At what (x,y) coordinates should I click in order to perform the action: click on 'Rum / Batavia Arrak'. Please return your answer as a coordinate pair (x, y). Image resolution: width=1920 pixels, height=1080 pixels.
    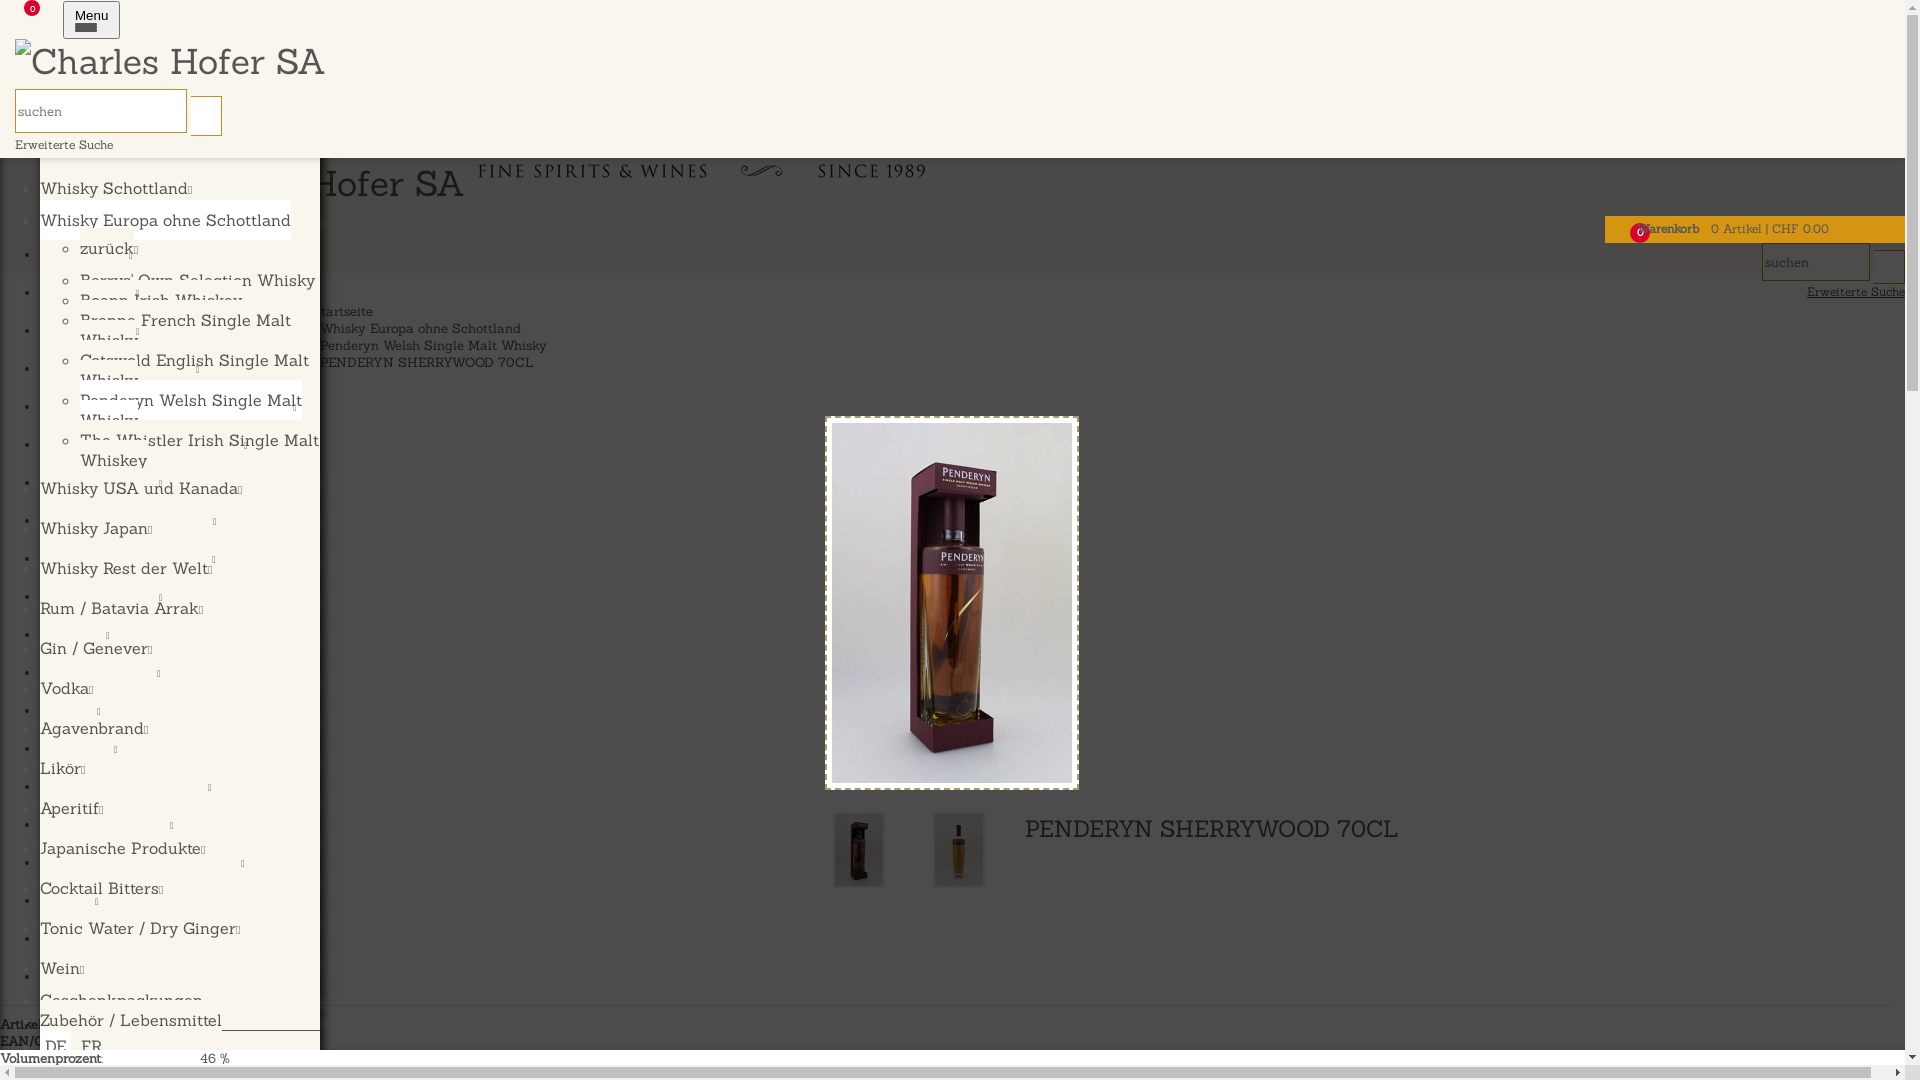
    Looking at the image, I should click on (120, 607).